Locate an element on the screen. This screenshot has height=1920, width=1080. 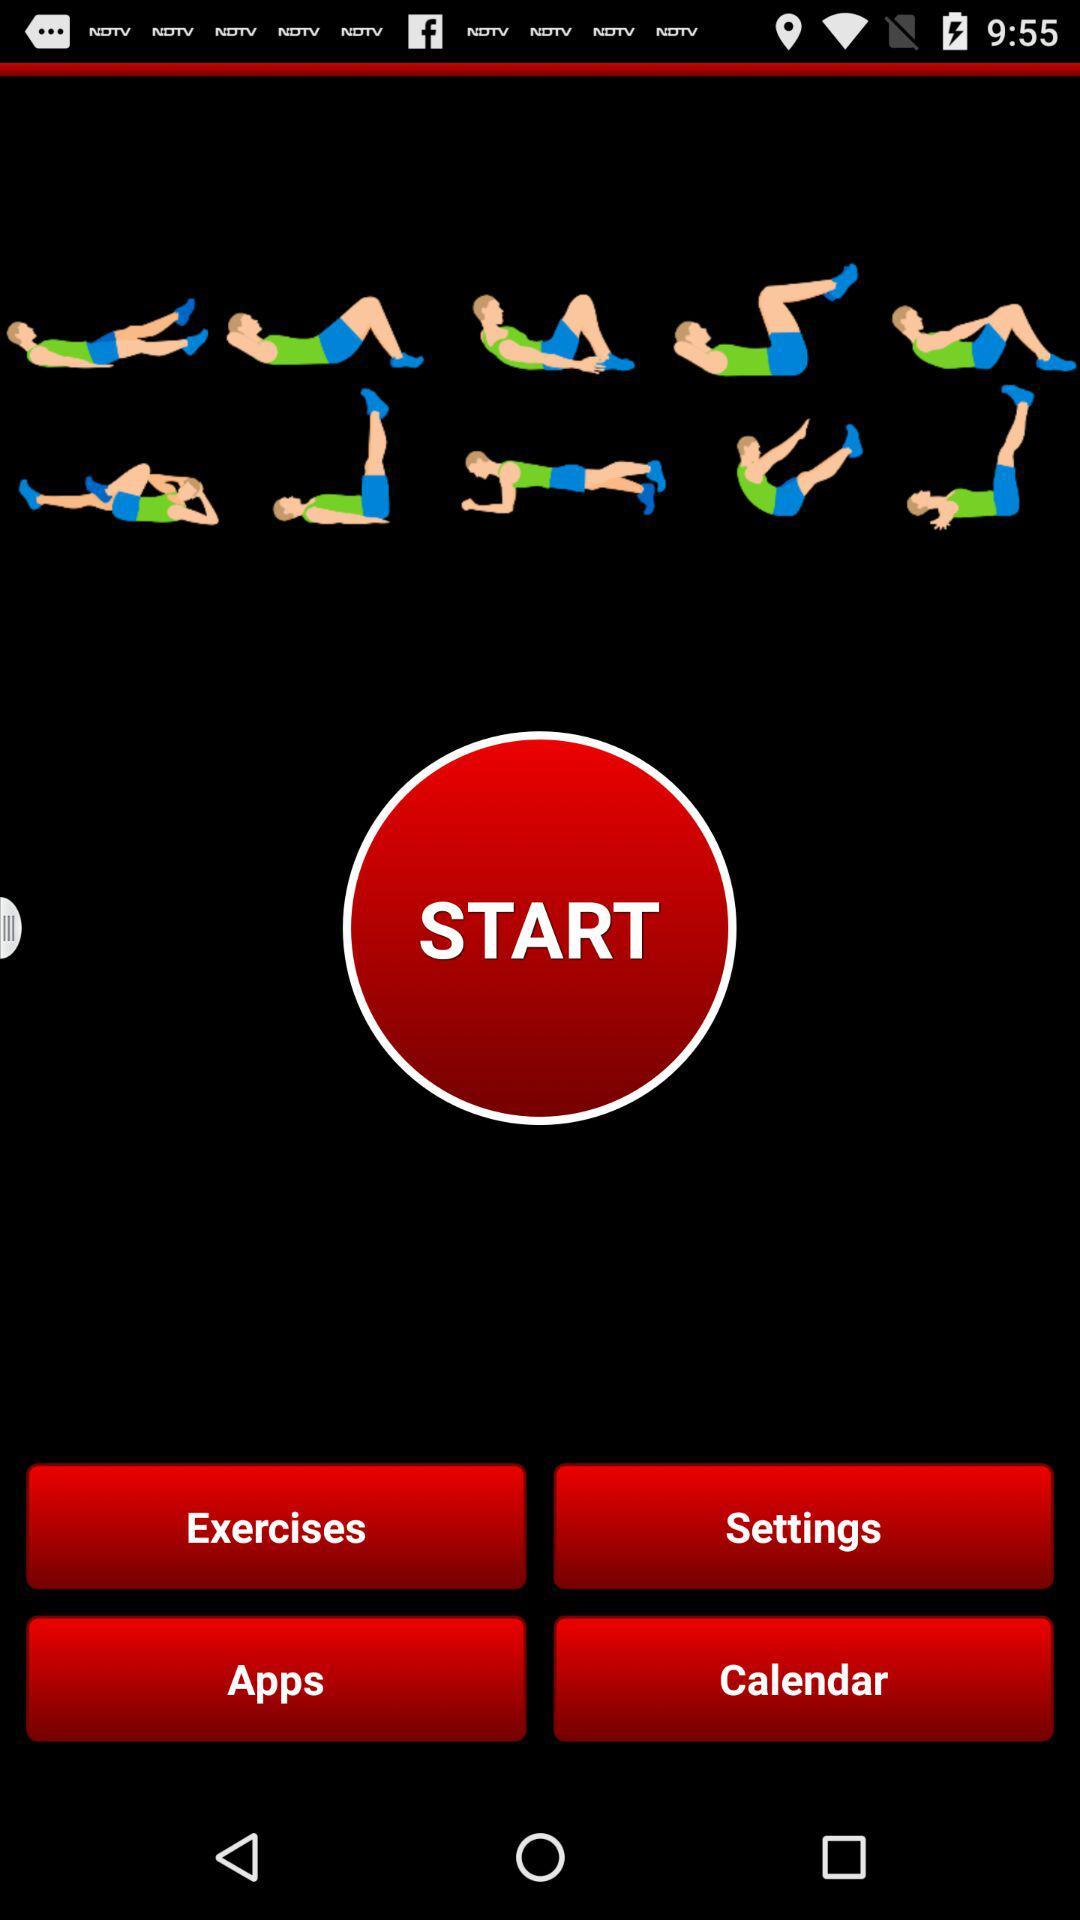
the button at the center is located at coordinates (538, 927).